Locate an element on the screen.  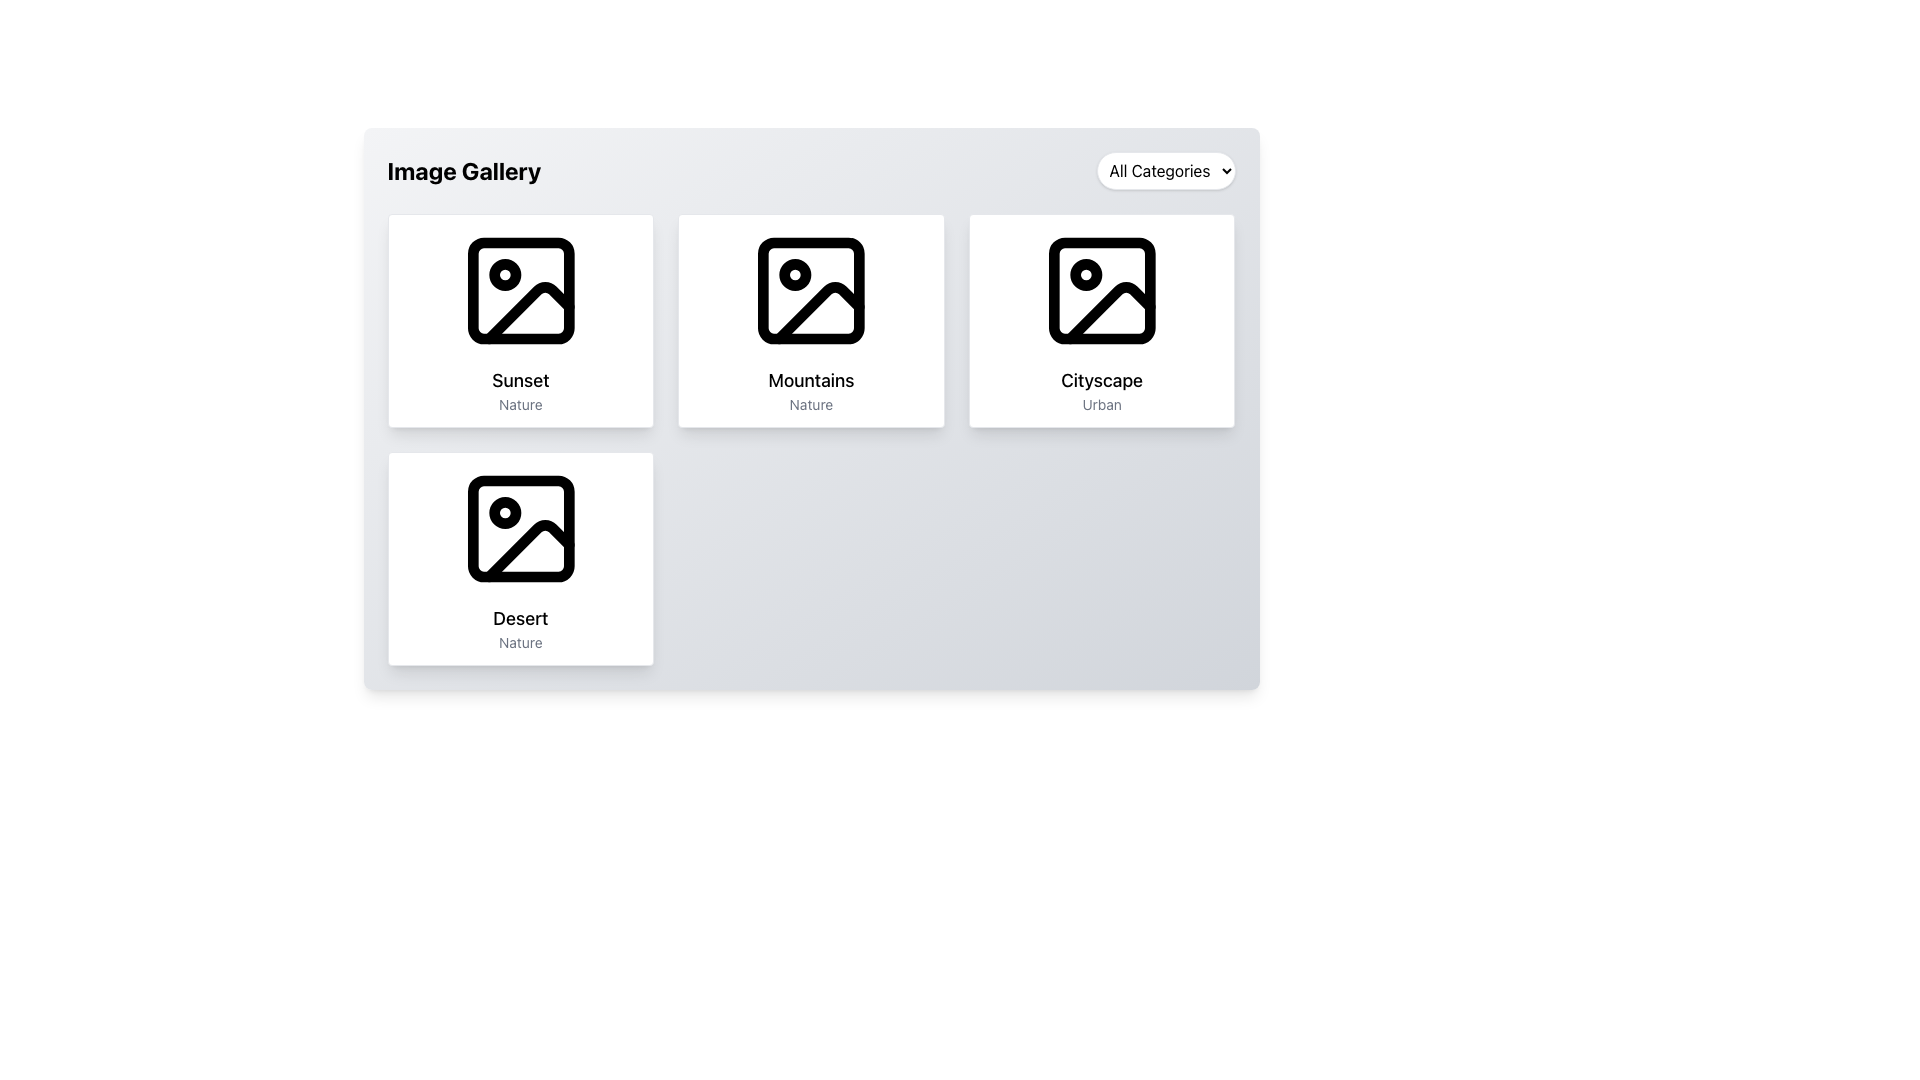
the text label displaying 'Nature' that is styled with a small font size and gray color, located at the bottom of the card labeled 'Sunset' is located at coordinates (520, 405).